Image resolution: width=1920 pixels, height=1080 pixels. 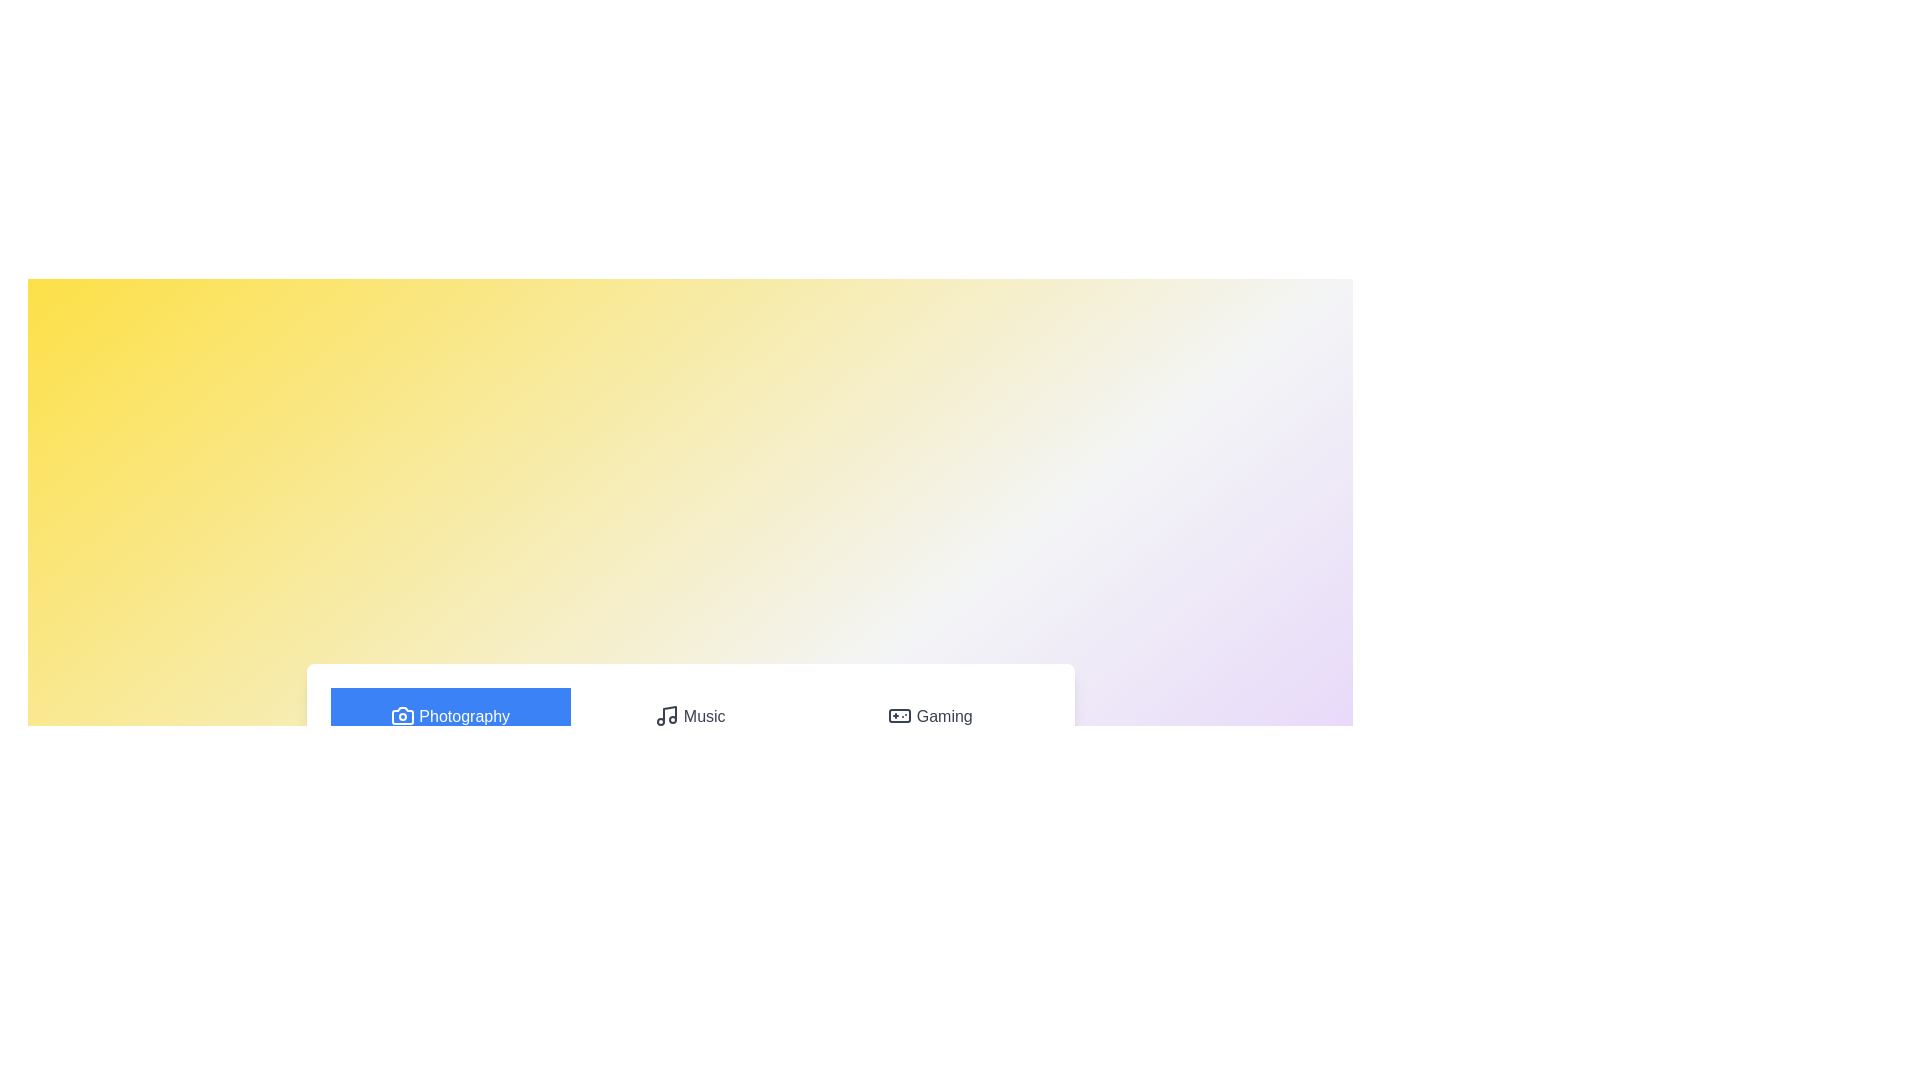 I want to click on the Photography tab, so click(x=449, y=716).